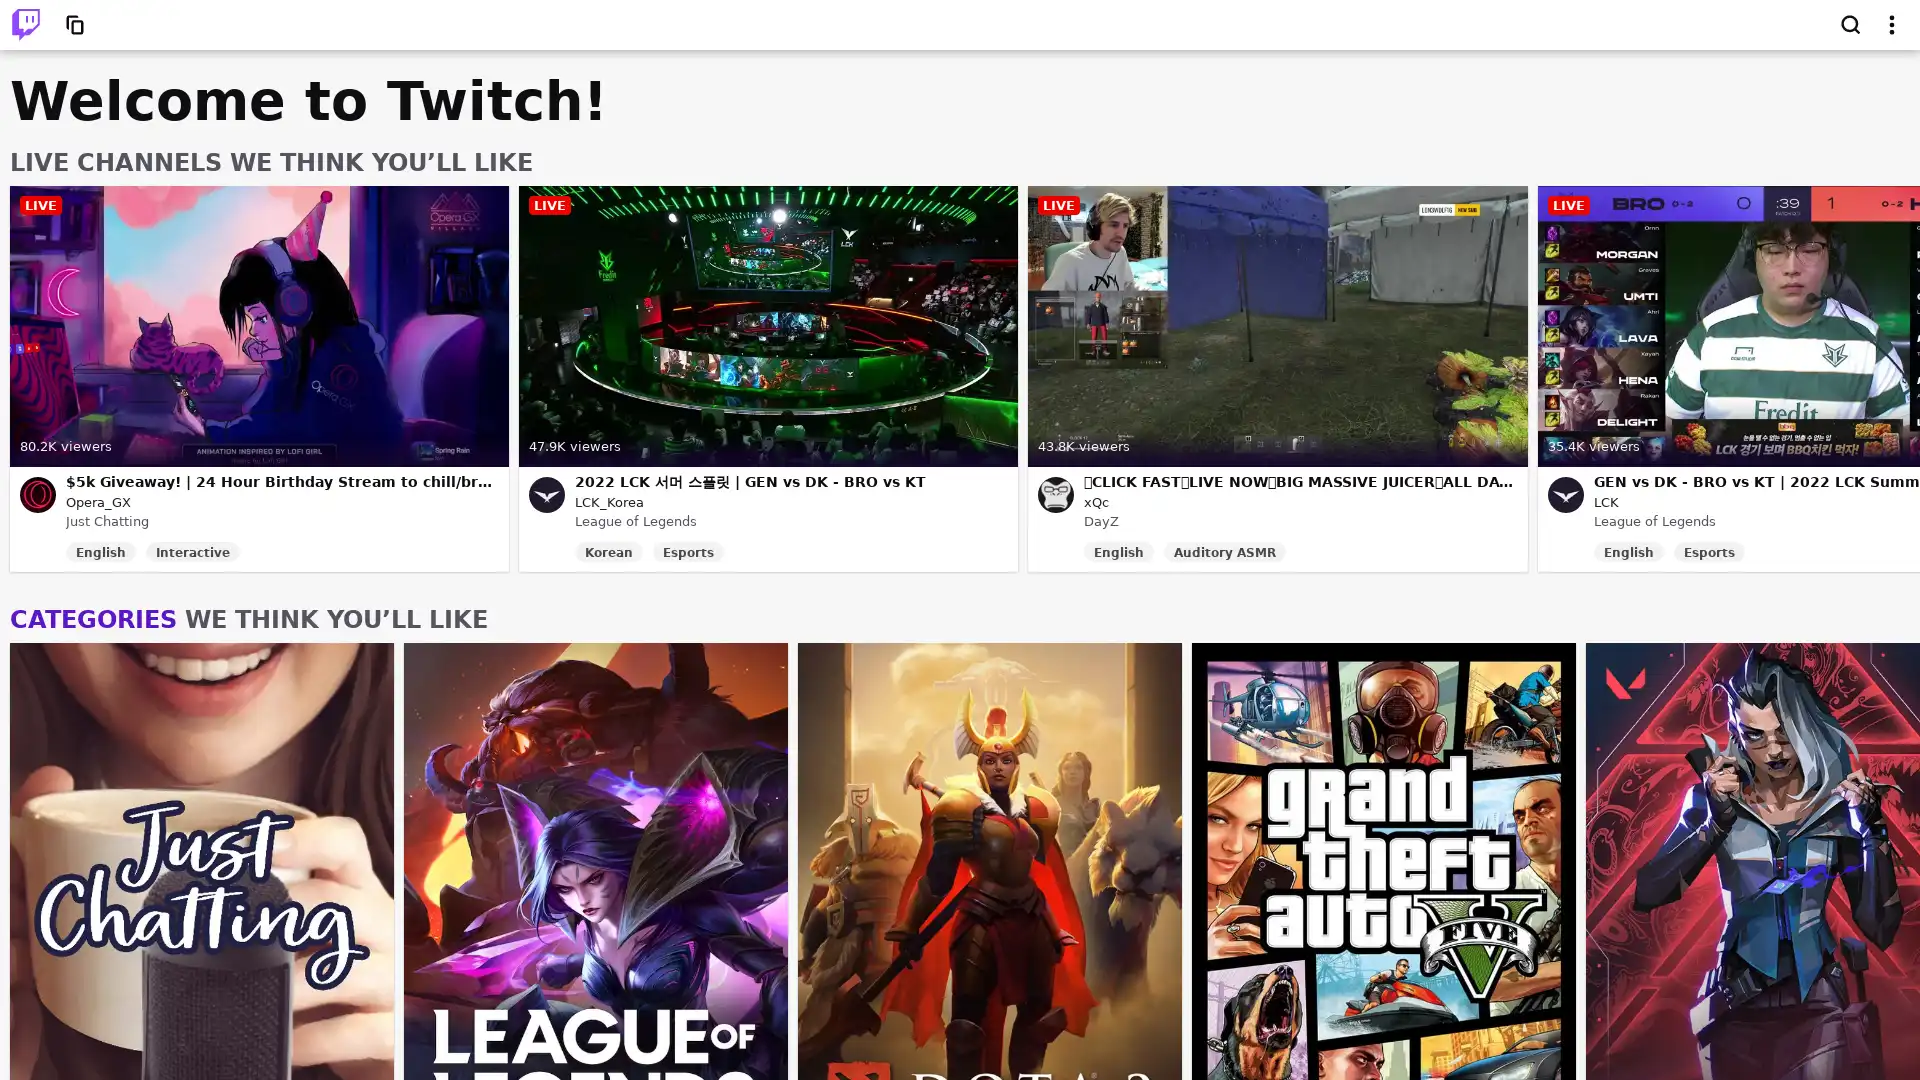  Describe the element at coordinates (1890, 24) in the screenshot. I see `Show top navigation menu` at that location.